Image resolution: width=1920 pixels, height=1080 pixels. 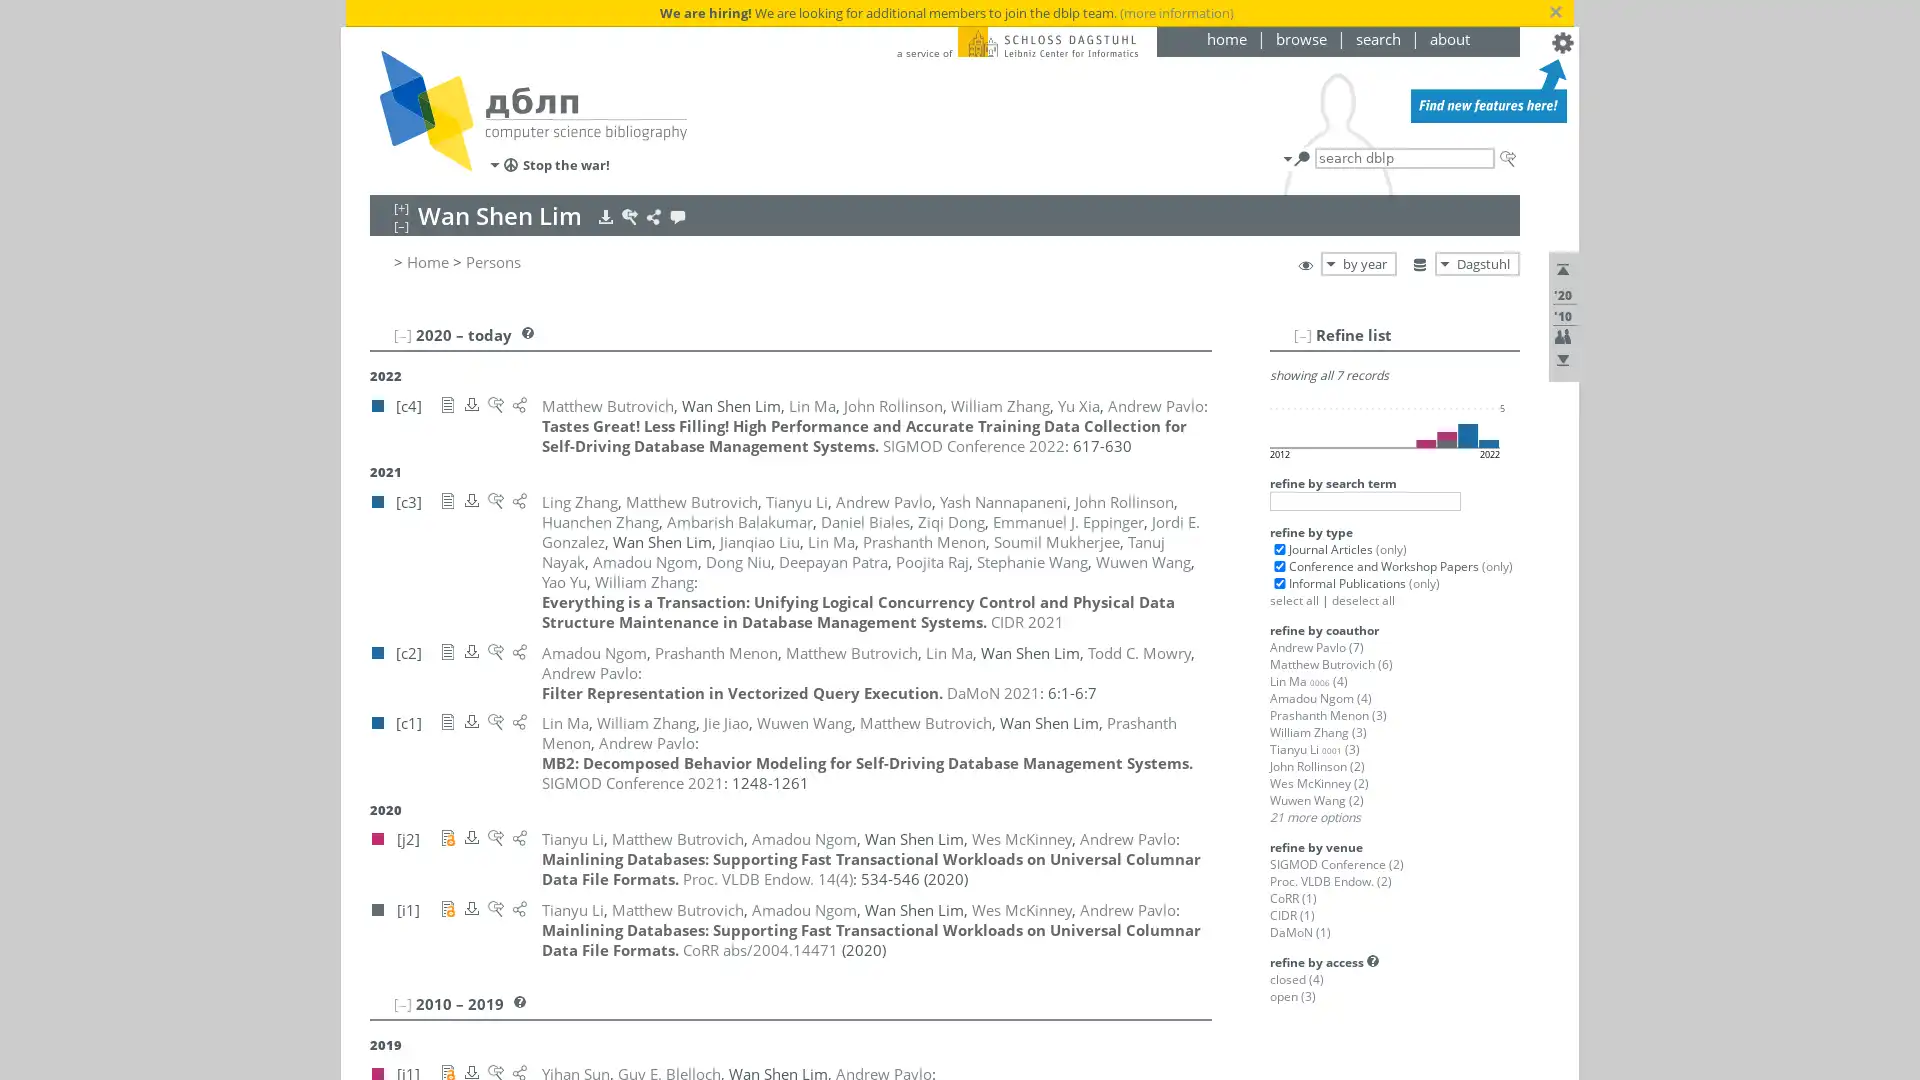 I want to click on Proc. VLDB Endow. (2), so click(x=1330, y=880).